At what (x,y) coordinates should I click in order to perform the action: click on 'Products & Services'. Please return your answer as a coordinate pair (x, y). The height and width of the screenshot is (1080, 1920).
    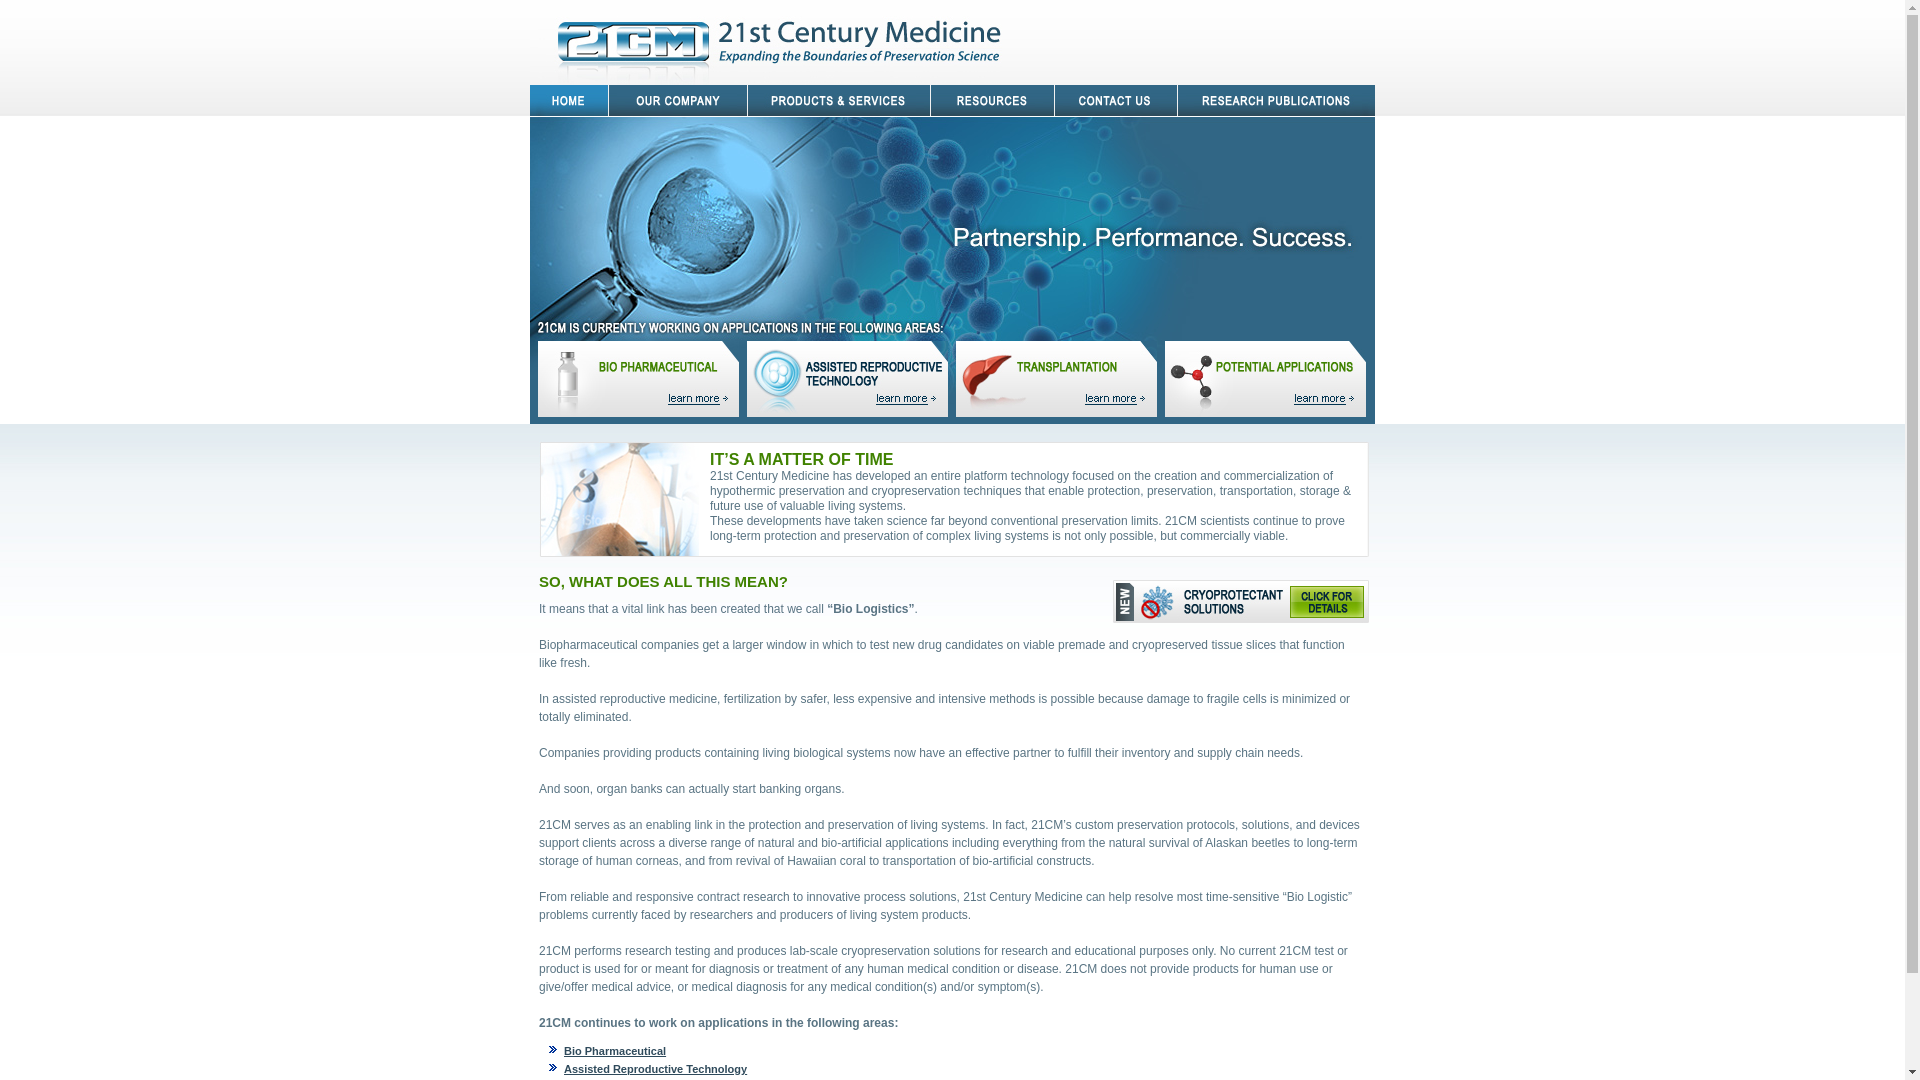
    Looking at the image, I should click on (839, 100).